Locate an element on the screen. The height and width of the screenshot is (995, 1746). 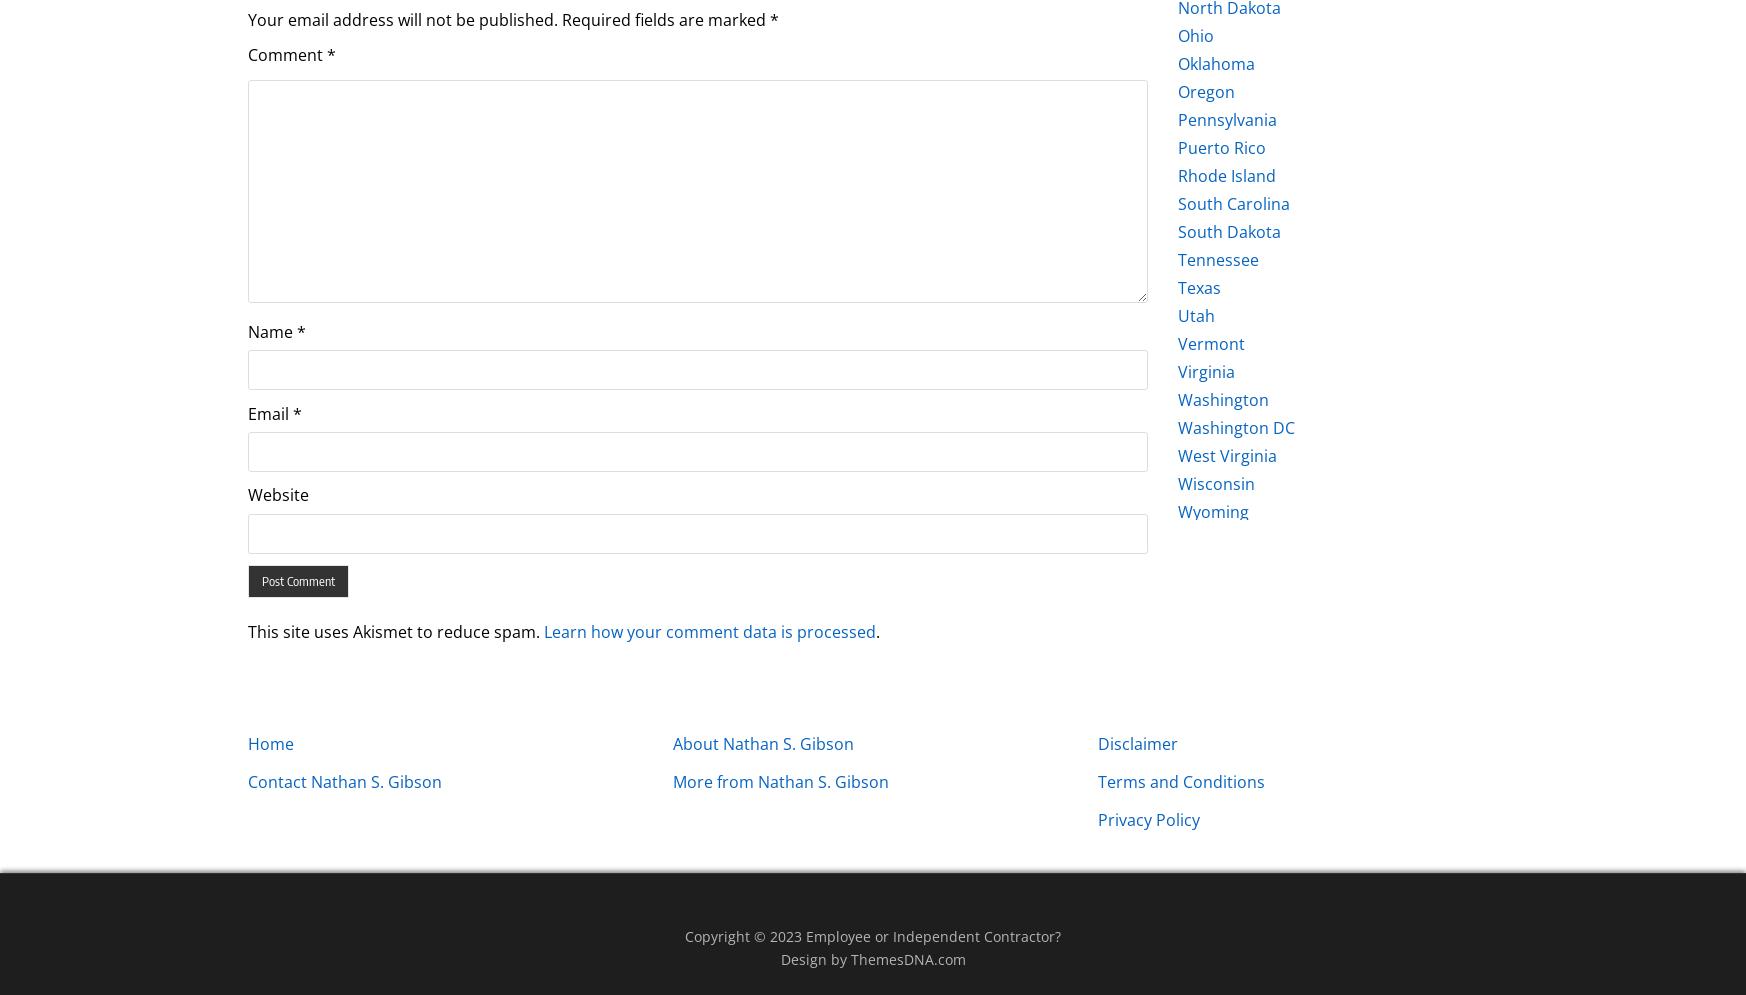
'Your email address will not be published.' is located at coordinates (401, 19).